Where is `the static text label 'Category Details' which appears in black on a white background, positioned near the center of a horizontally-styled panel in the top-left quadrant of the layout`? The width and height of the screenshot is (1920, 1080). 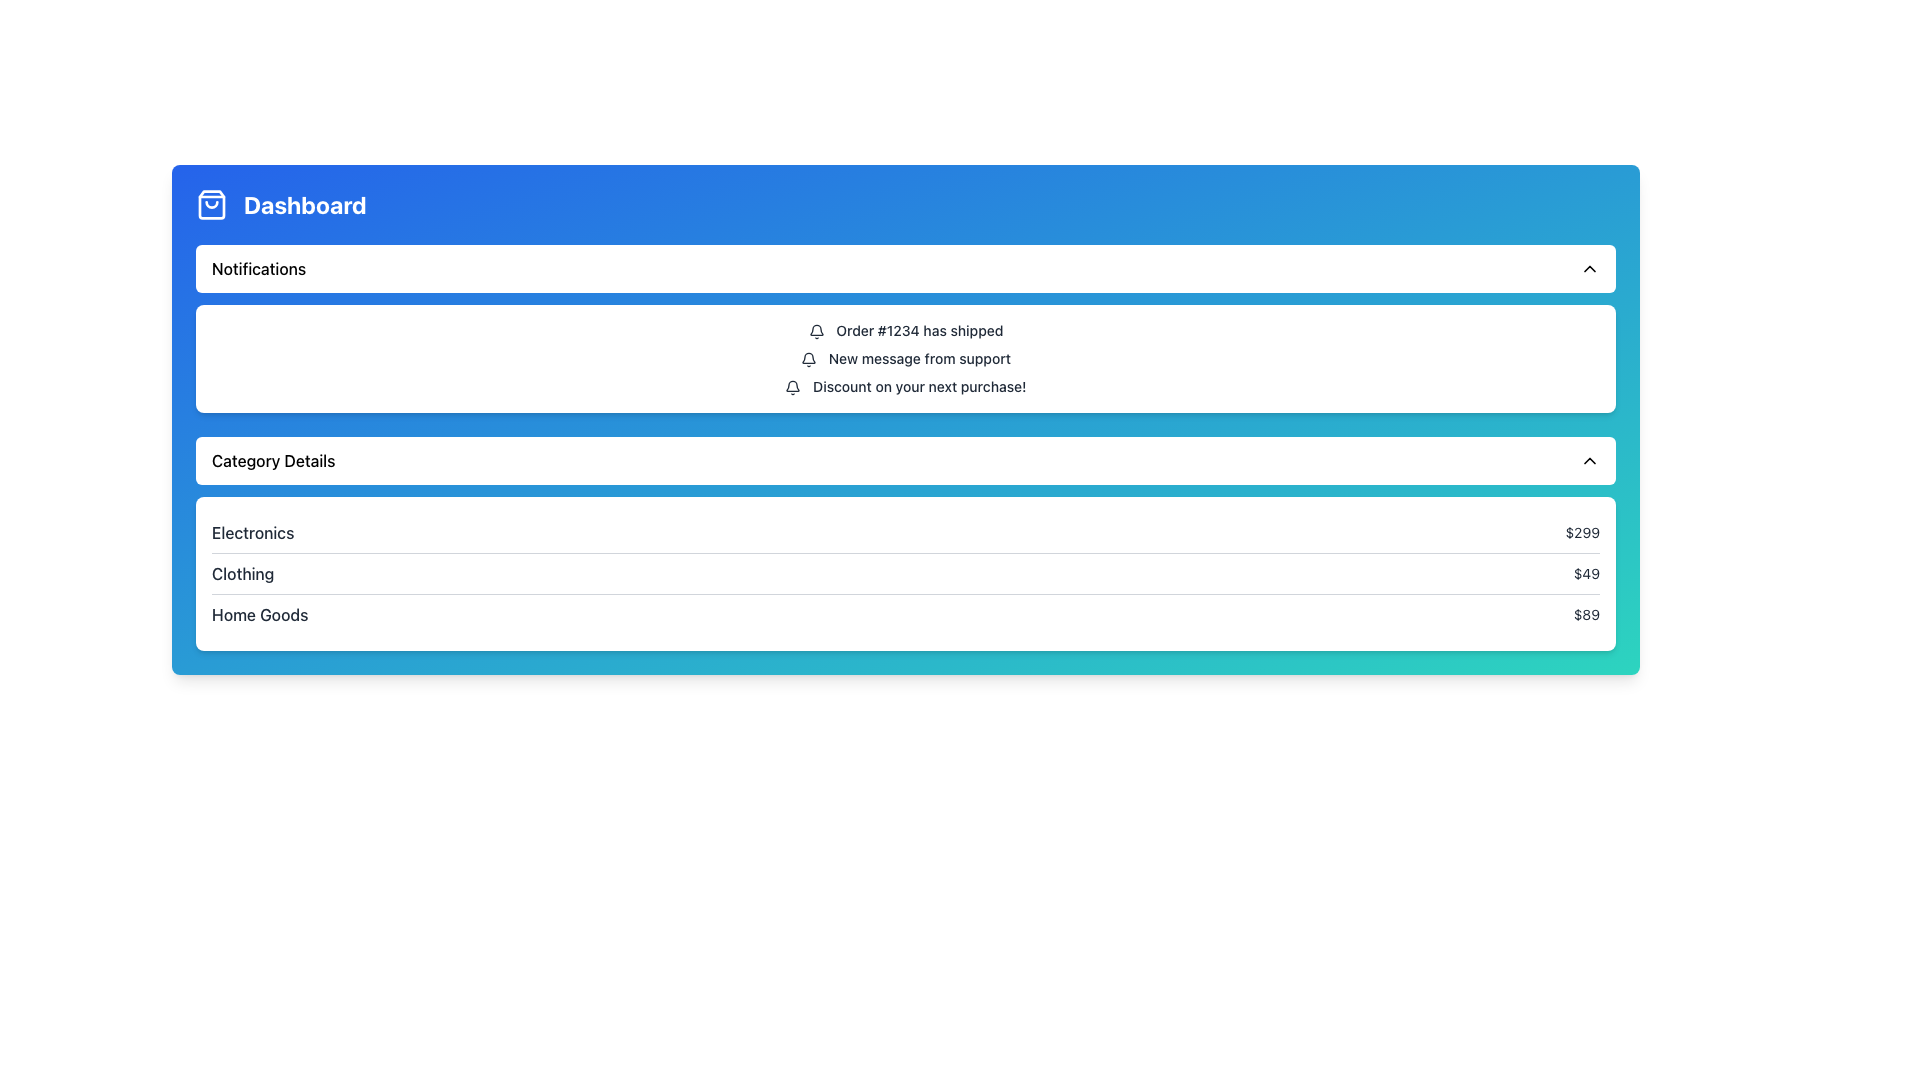
the static text label 'Category Details' which appears in black on a white background, positioned near the center of a horizontally-styled panel in the top-left quadrant of the layout is located at coordinates (272, 461).